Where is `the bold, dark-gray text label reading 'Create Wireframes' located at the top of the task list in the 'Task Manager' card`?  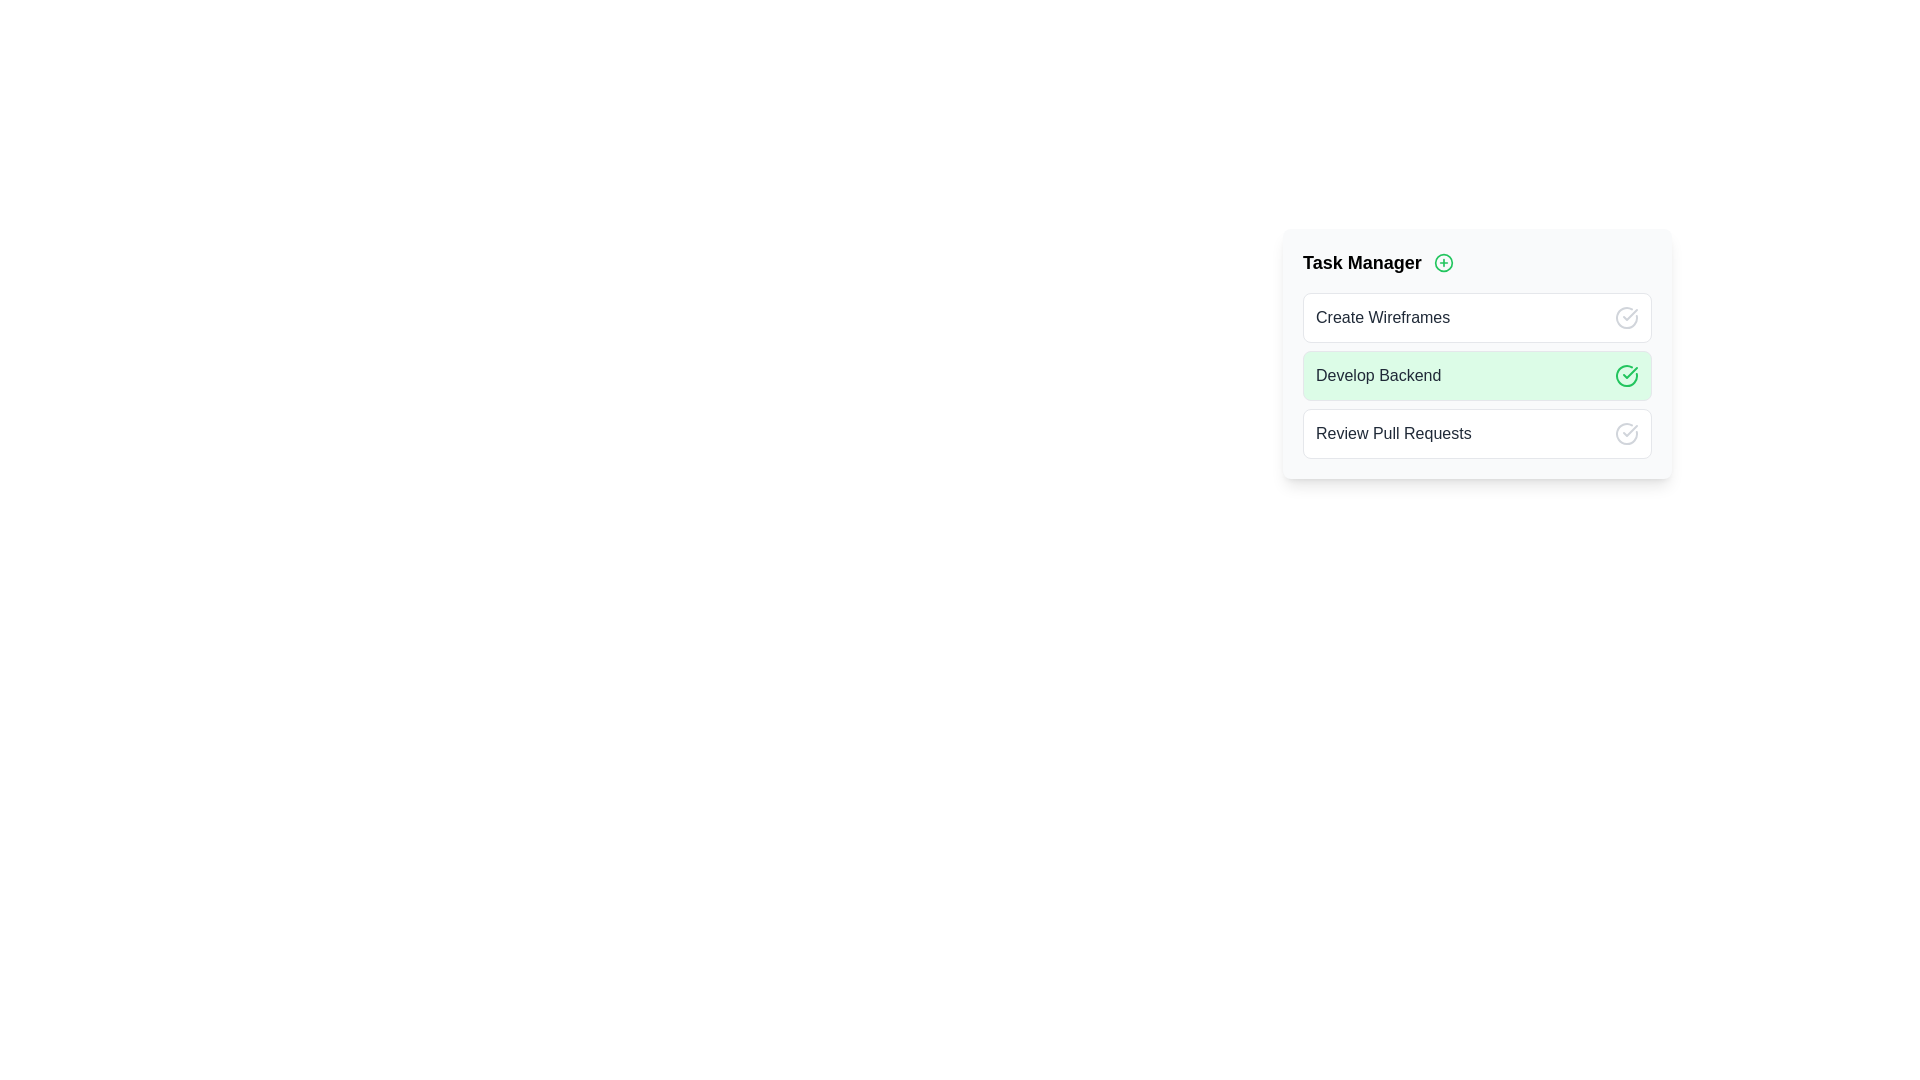 the bold, dark-gray text label reading 'Create Wireframes' located at the top of the task list in the 'Task Manager' card is located at coordinates (1382, 316).